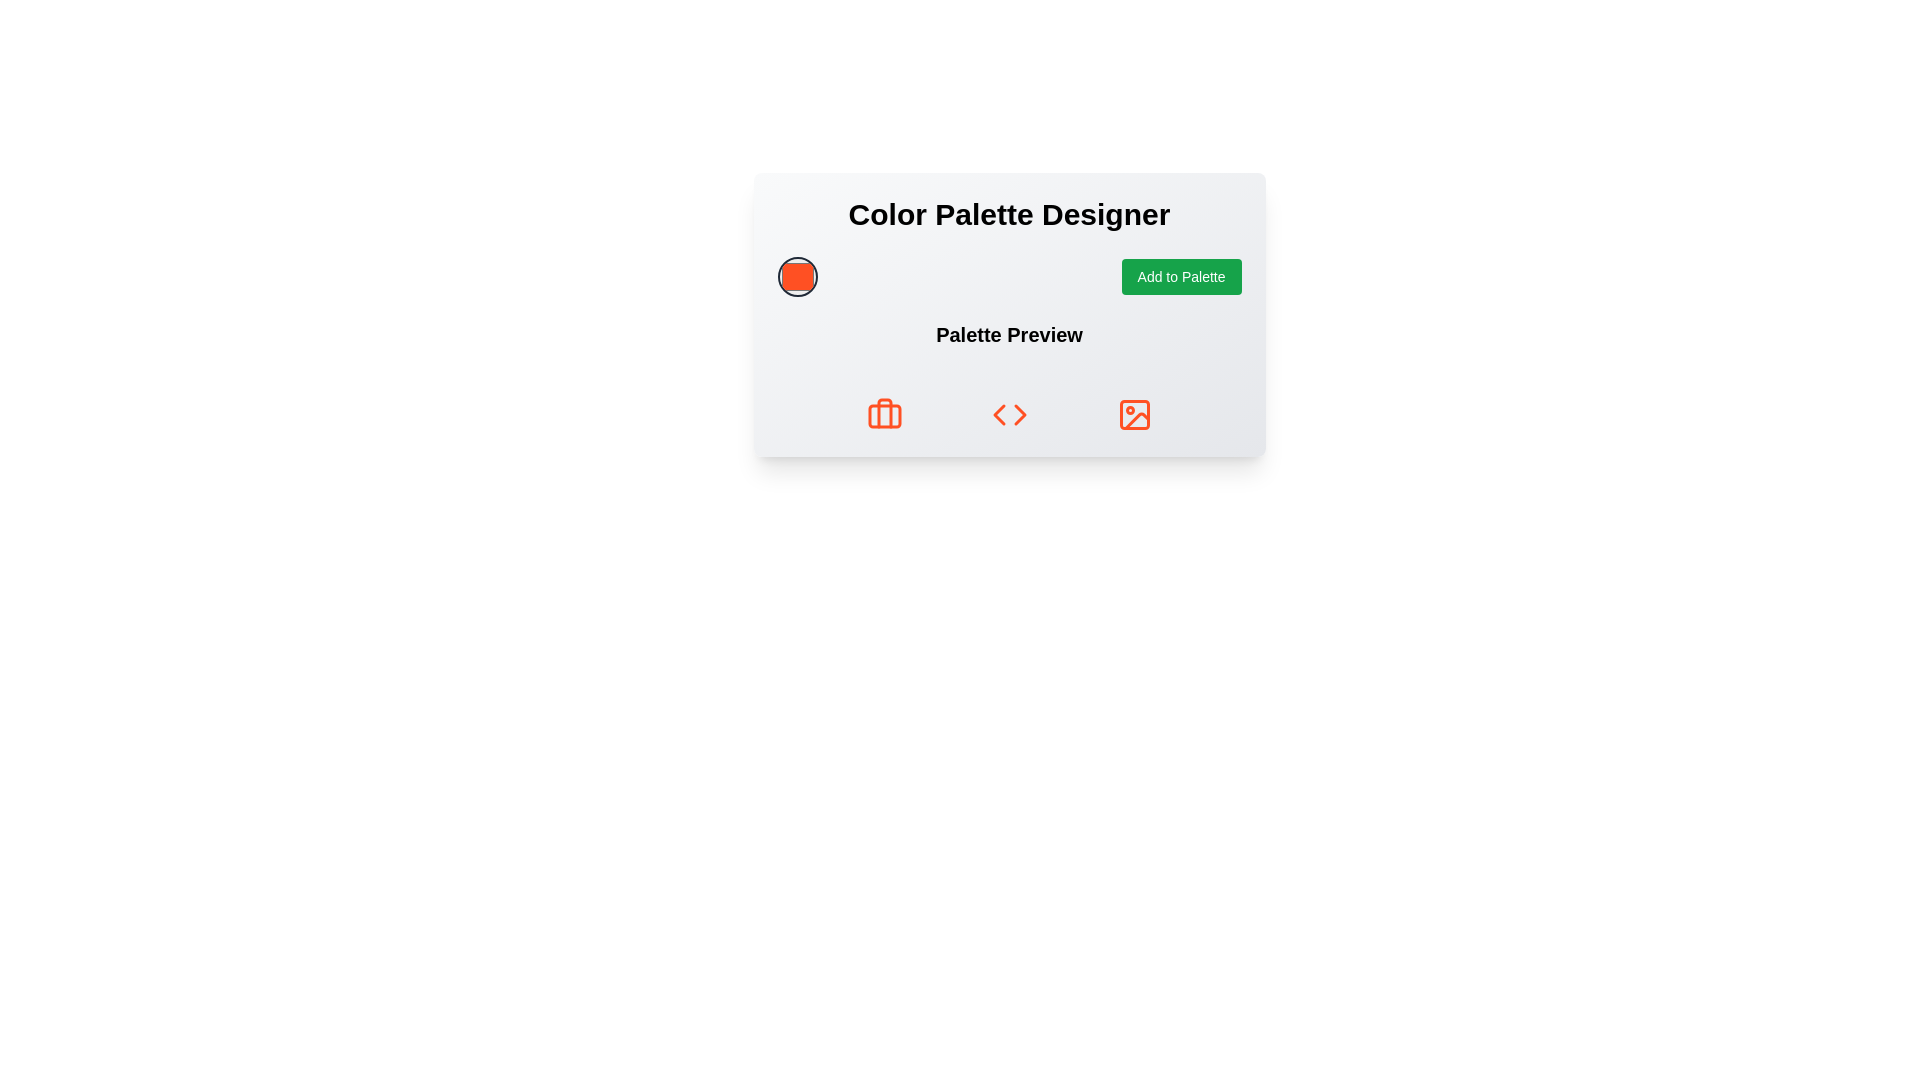  I want to click on the first button with a briefcase icon located below the 'Palette Preview' text, so click(883, 414).